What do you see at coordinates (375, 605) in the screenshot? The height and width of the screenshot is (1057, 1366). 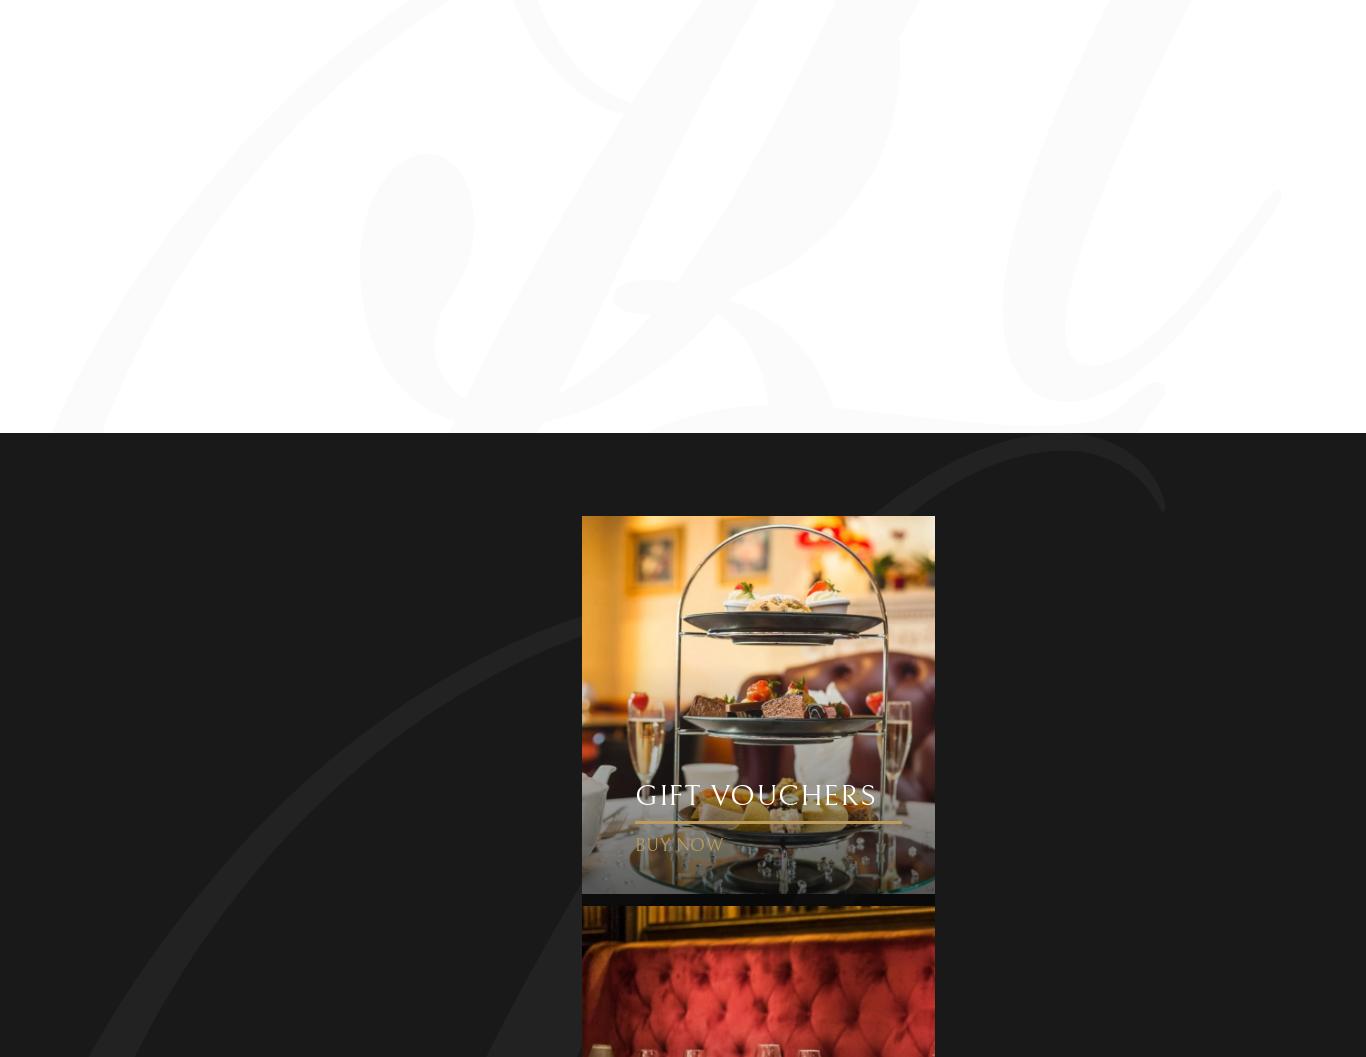 I see `'Outdoor Activities'` at bounding box center [375, 605].